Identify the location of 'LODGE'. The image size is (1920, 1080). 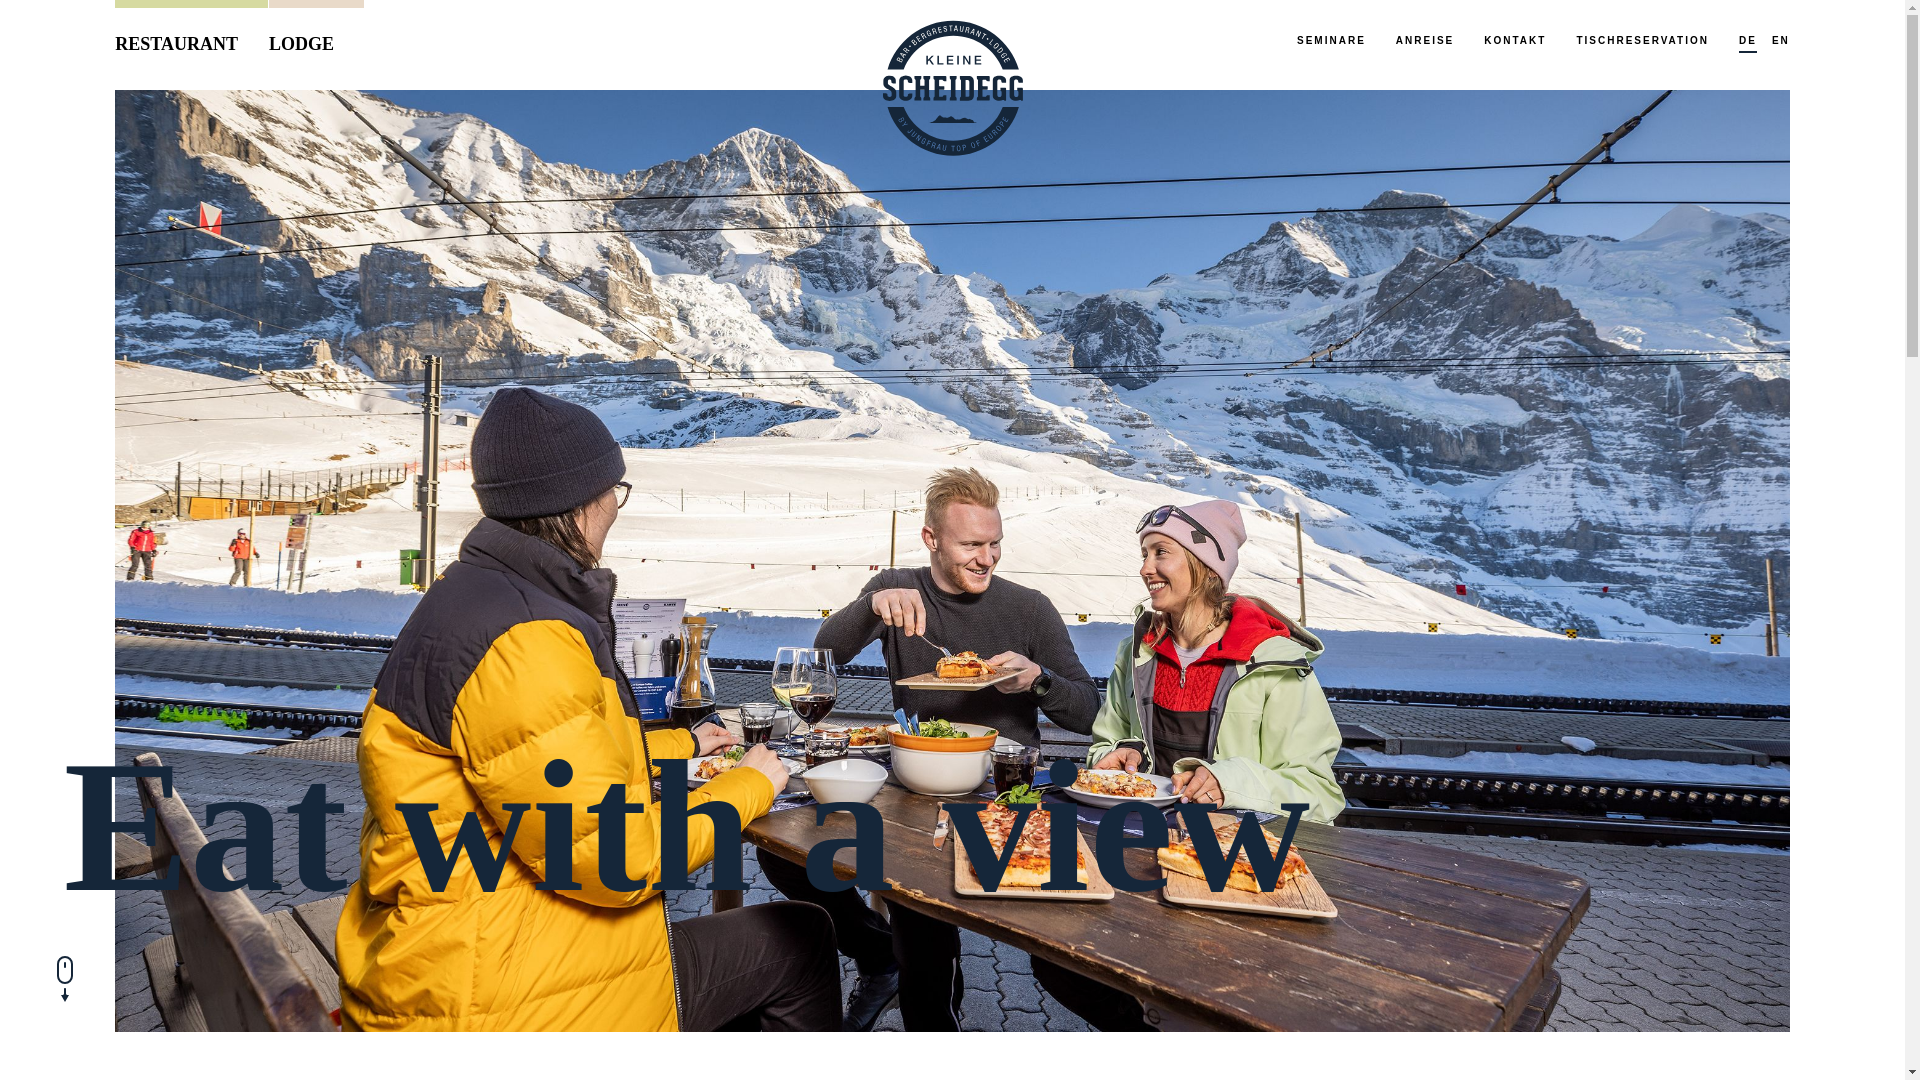
(315, 34).